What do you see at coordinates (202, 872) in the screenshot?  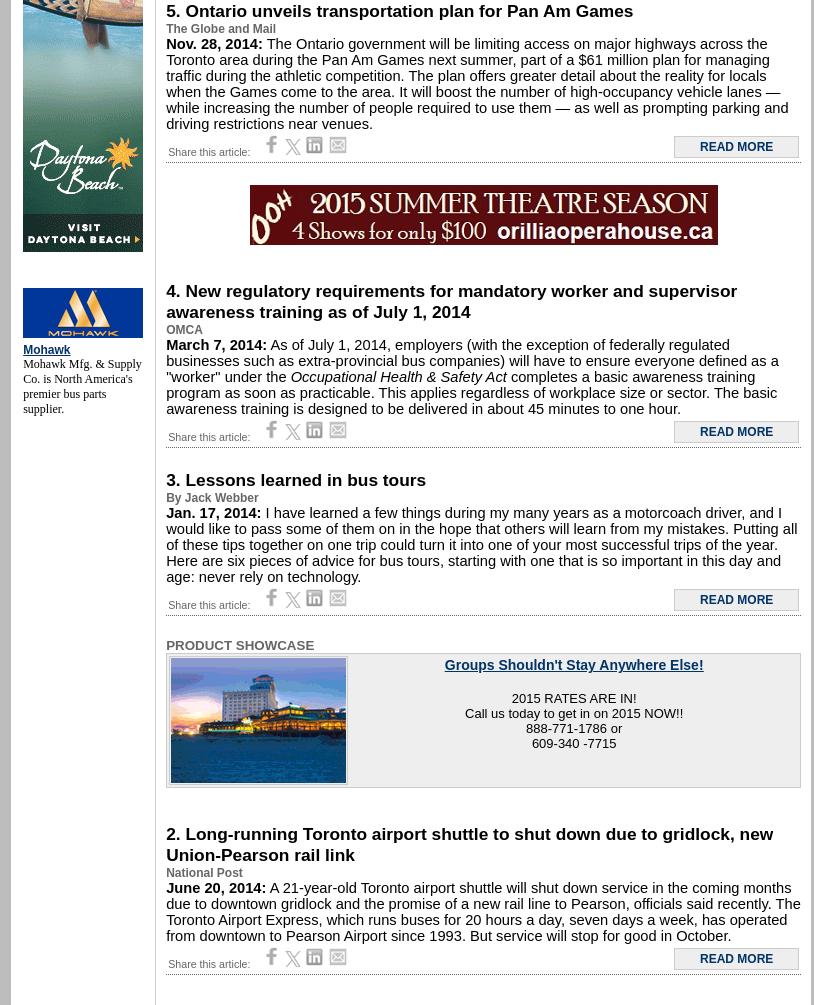 I see `'National Post'` at bounding box center [202, 872].